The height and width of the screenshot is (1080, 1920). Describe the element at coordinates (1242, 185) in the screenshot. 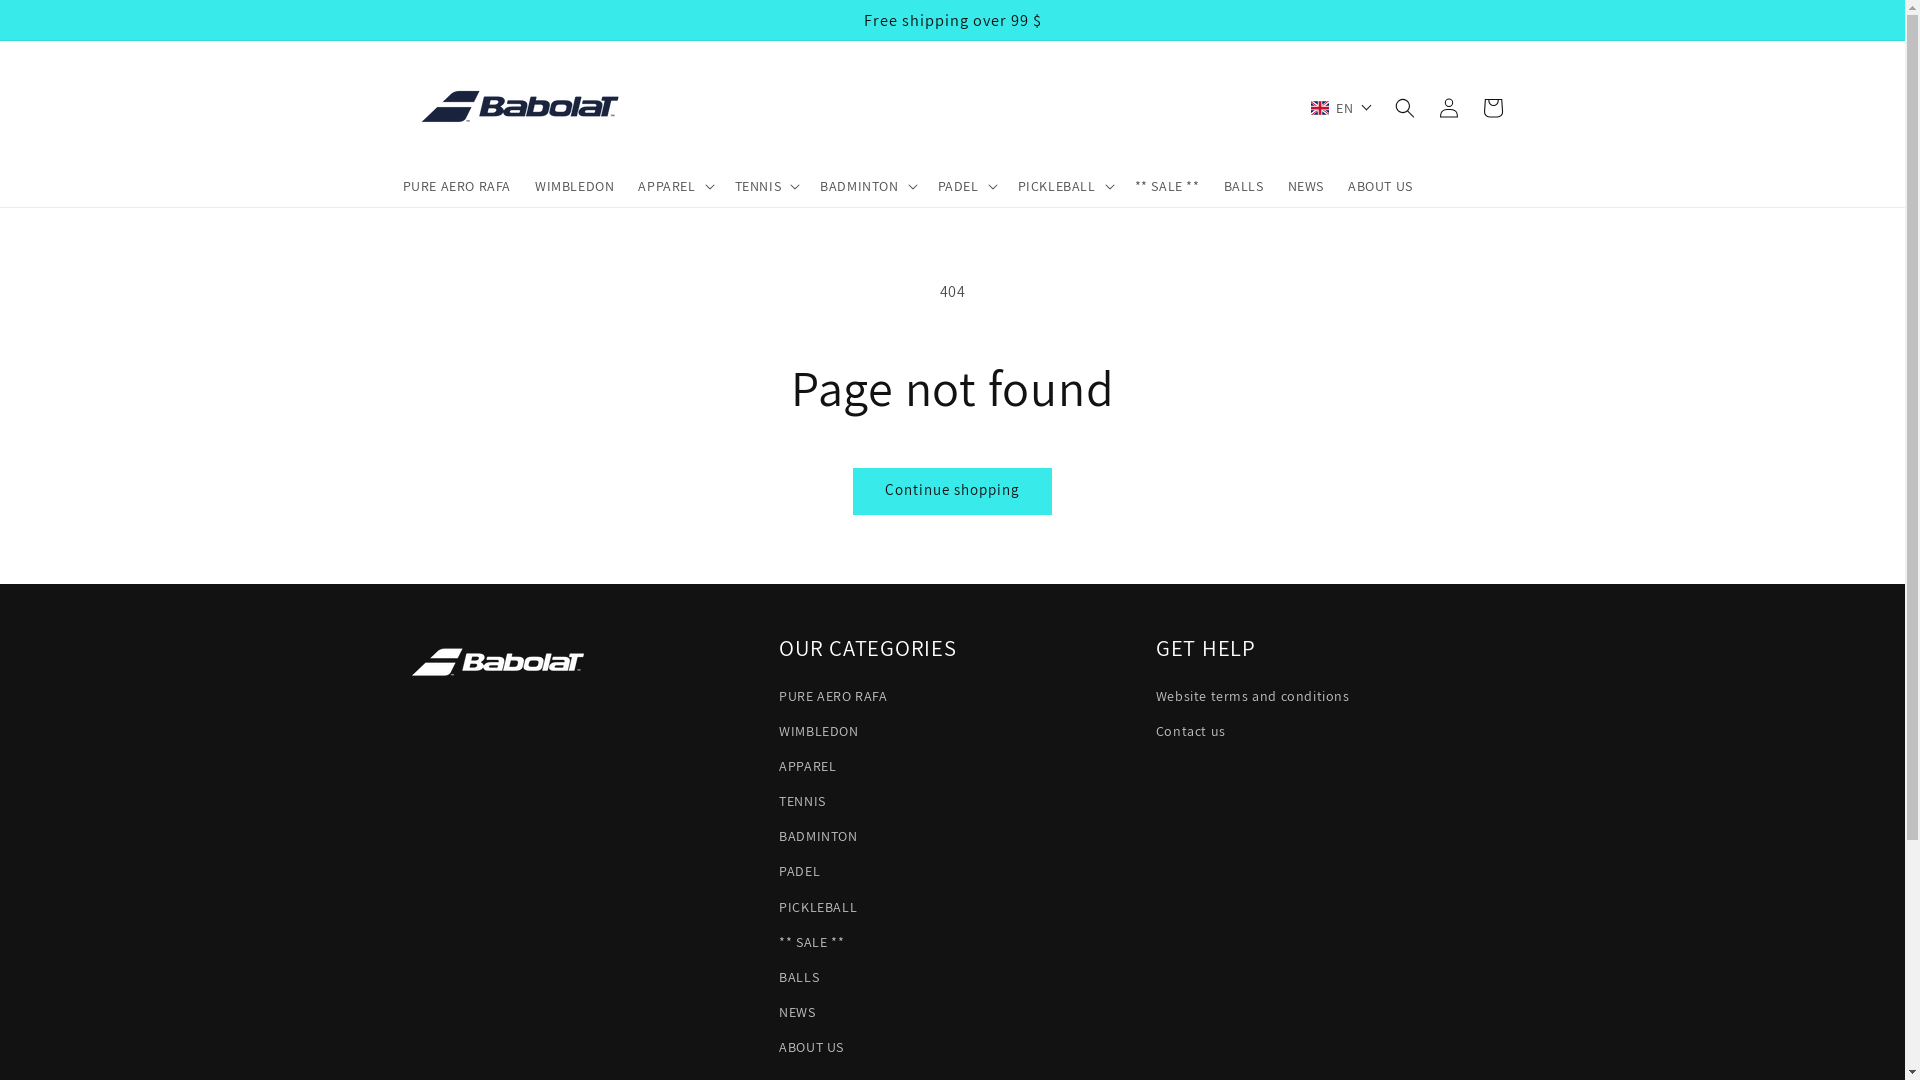

I see `'BALLS'` at that location.